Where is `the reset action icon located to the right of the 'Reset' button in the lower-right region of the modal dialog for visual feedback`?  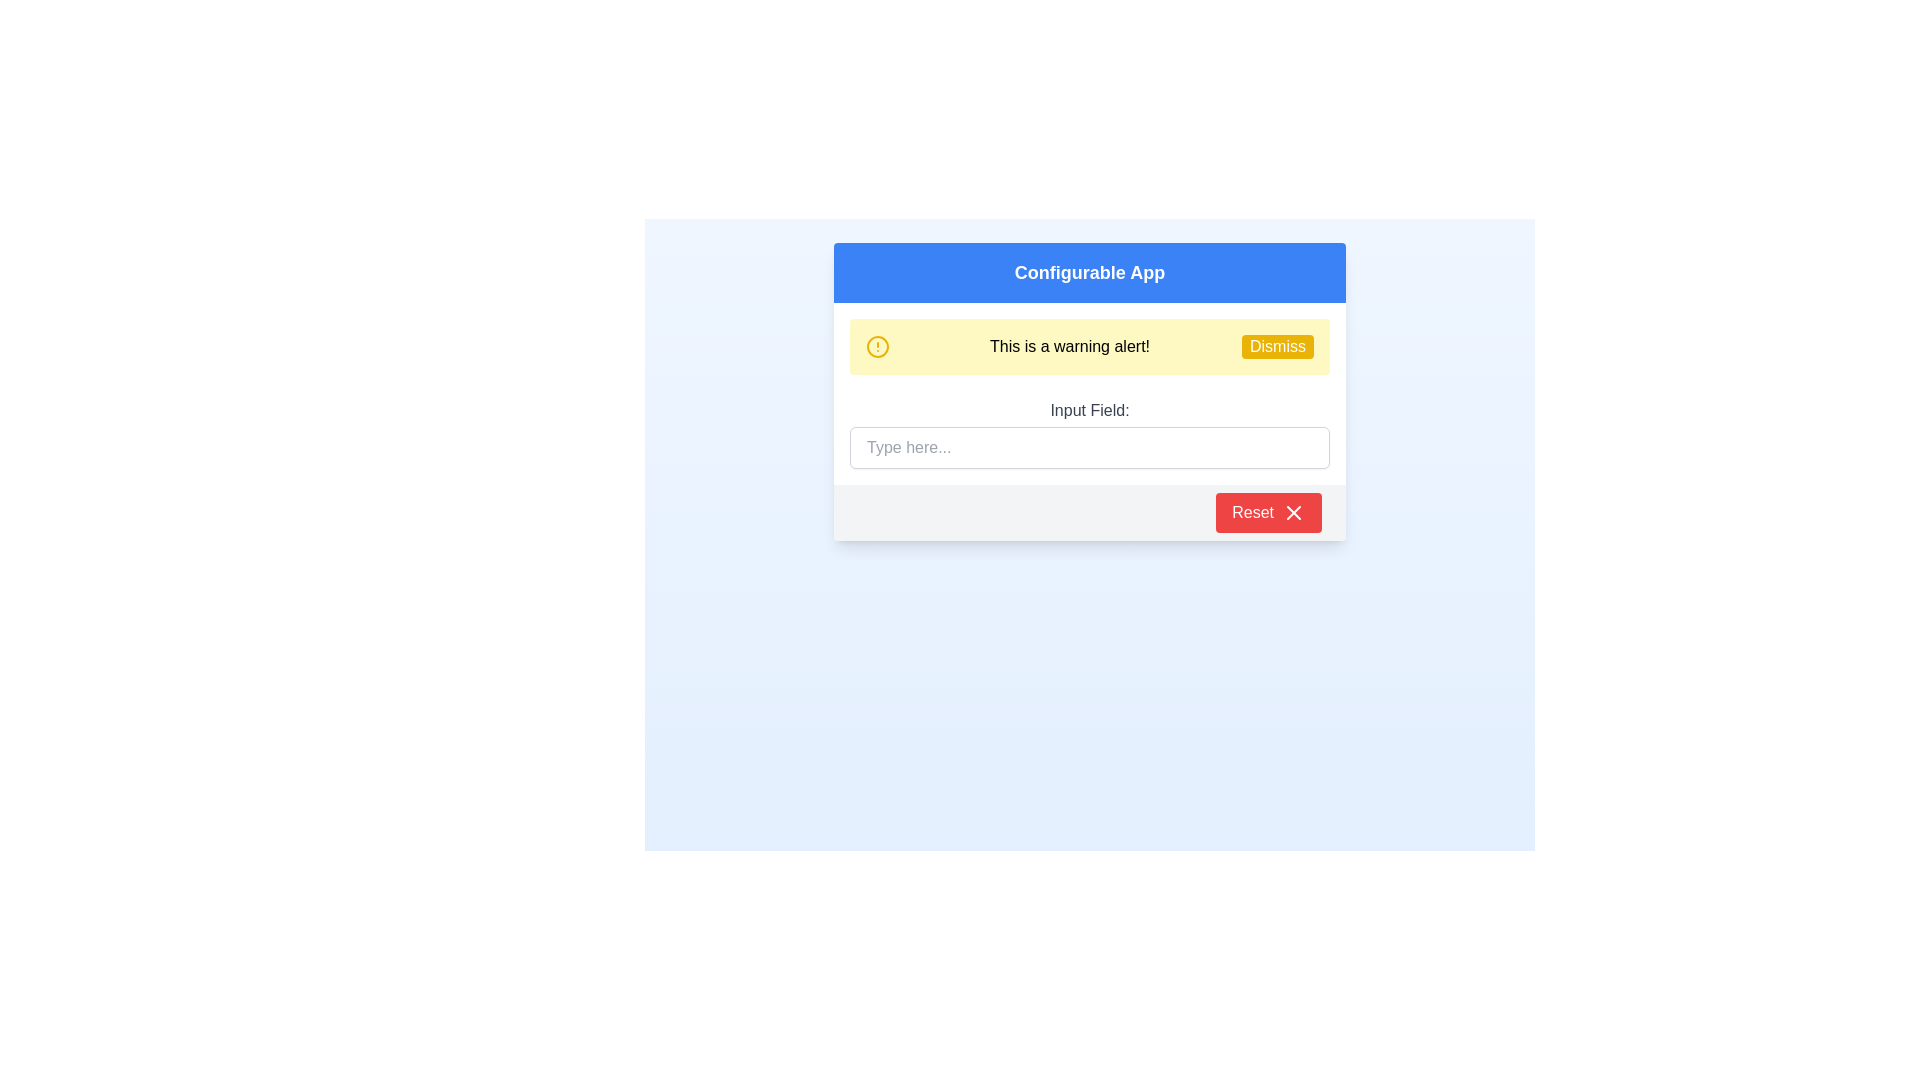 the reset action icon located to the right of the 'Reset' button in the lower-right region of the modal dialog for visual feedback is located at coordinates (1294, 512).